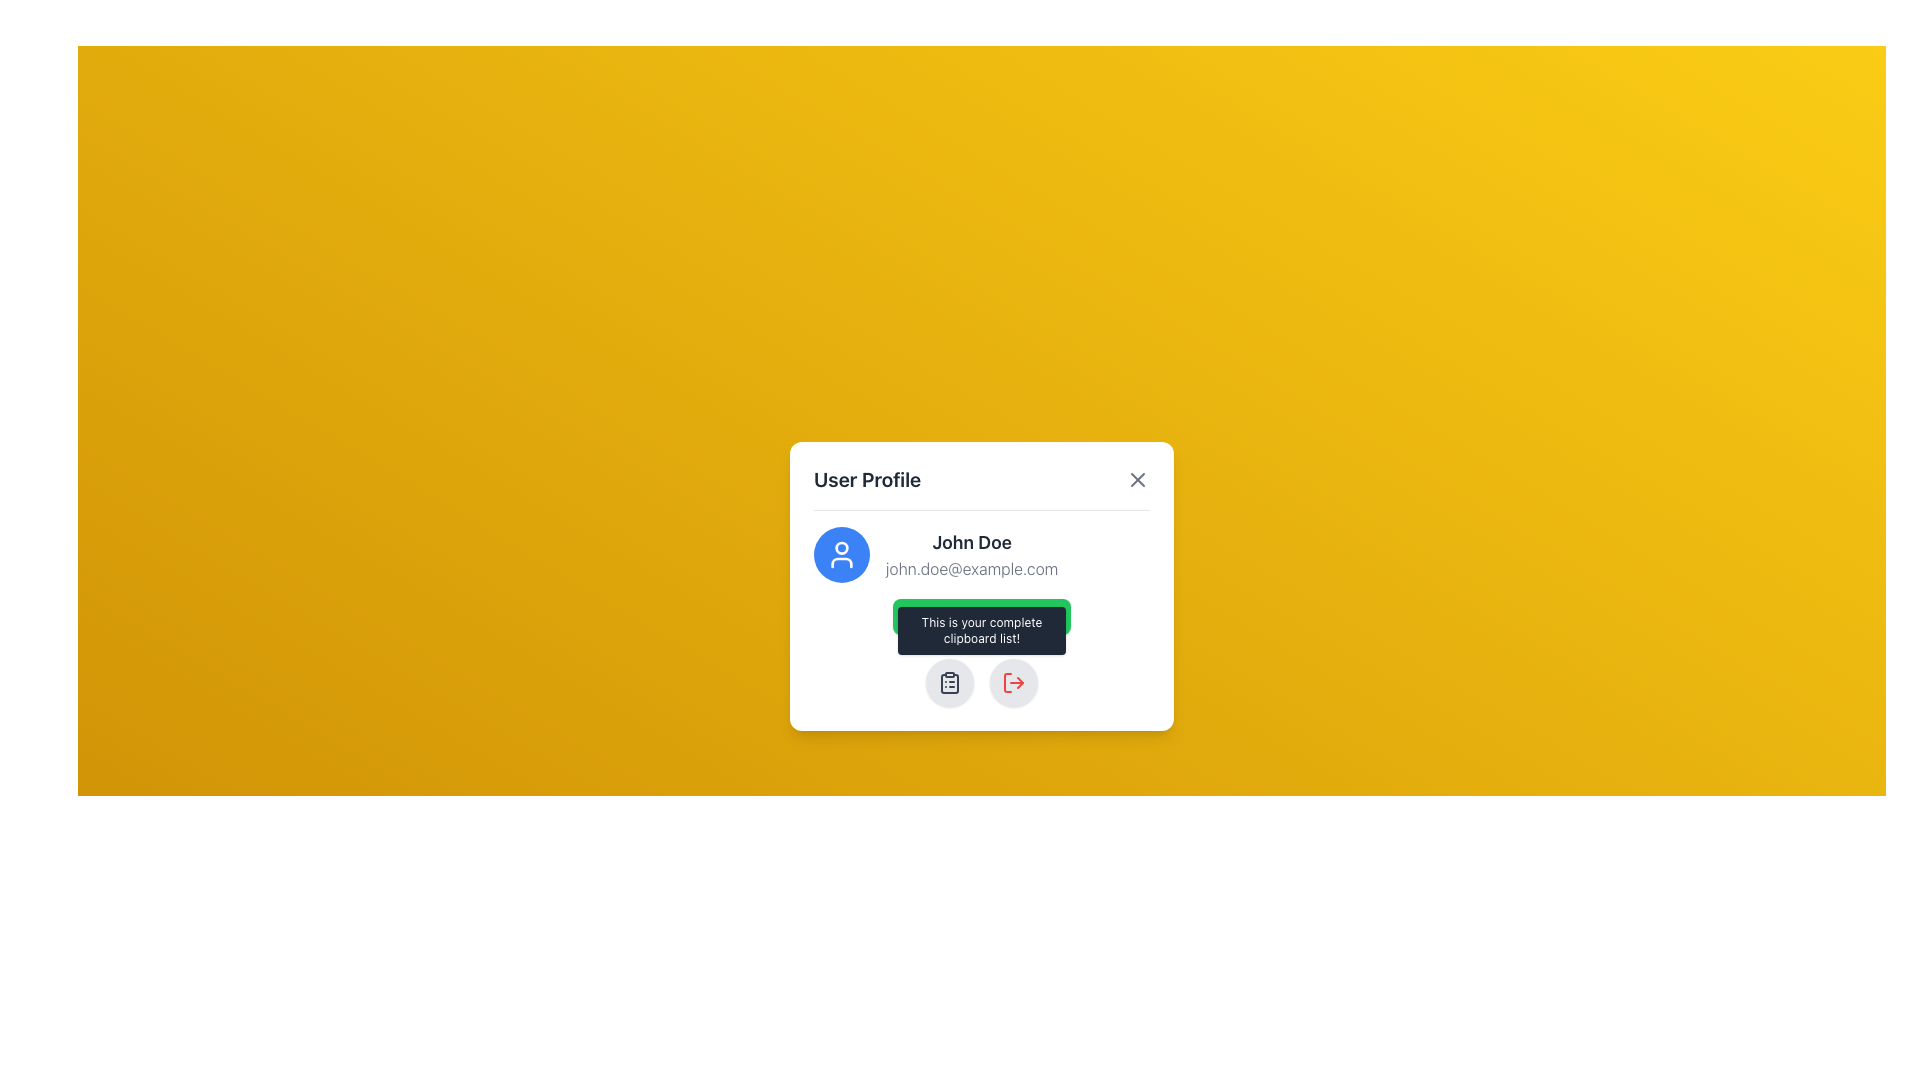  Describe the element at coordinates (867, 478) in the screenshot. I see `the 'User Profile' text at the top left of the modal card` at that location.